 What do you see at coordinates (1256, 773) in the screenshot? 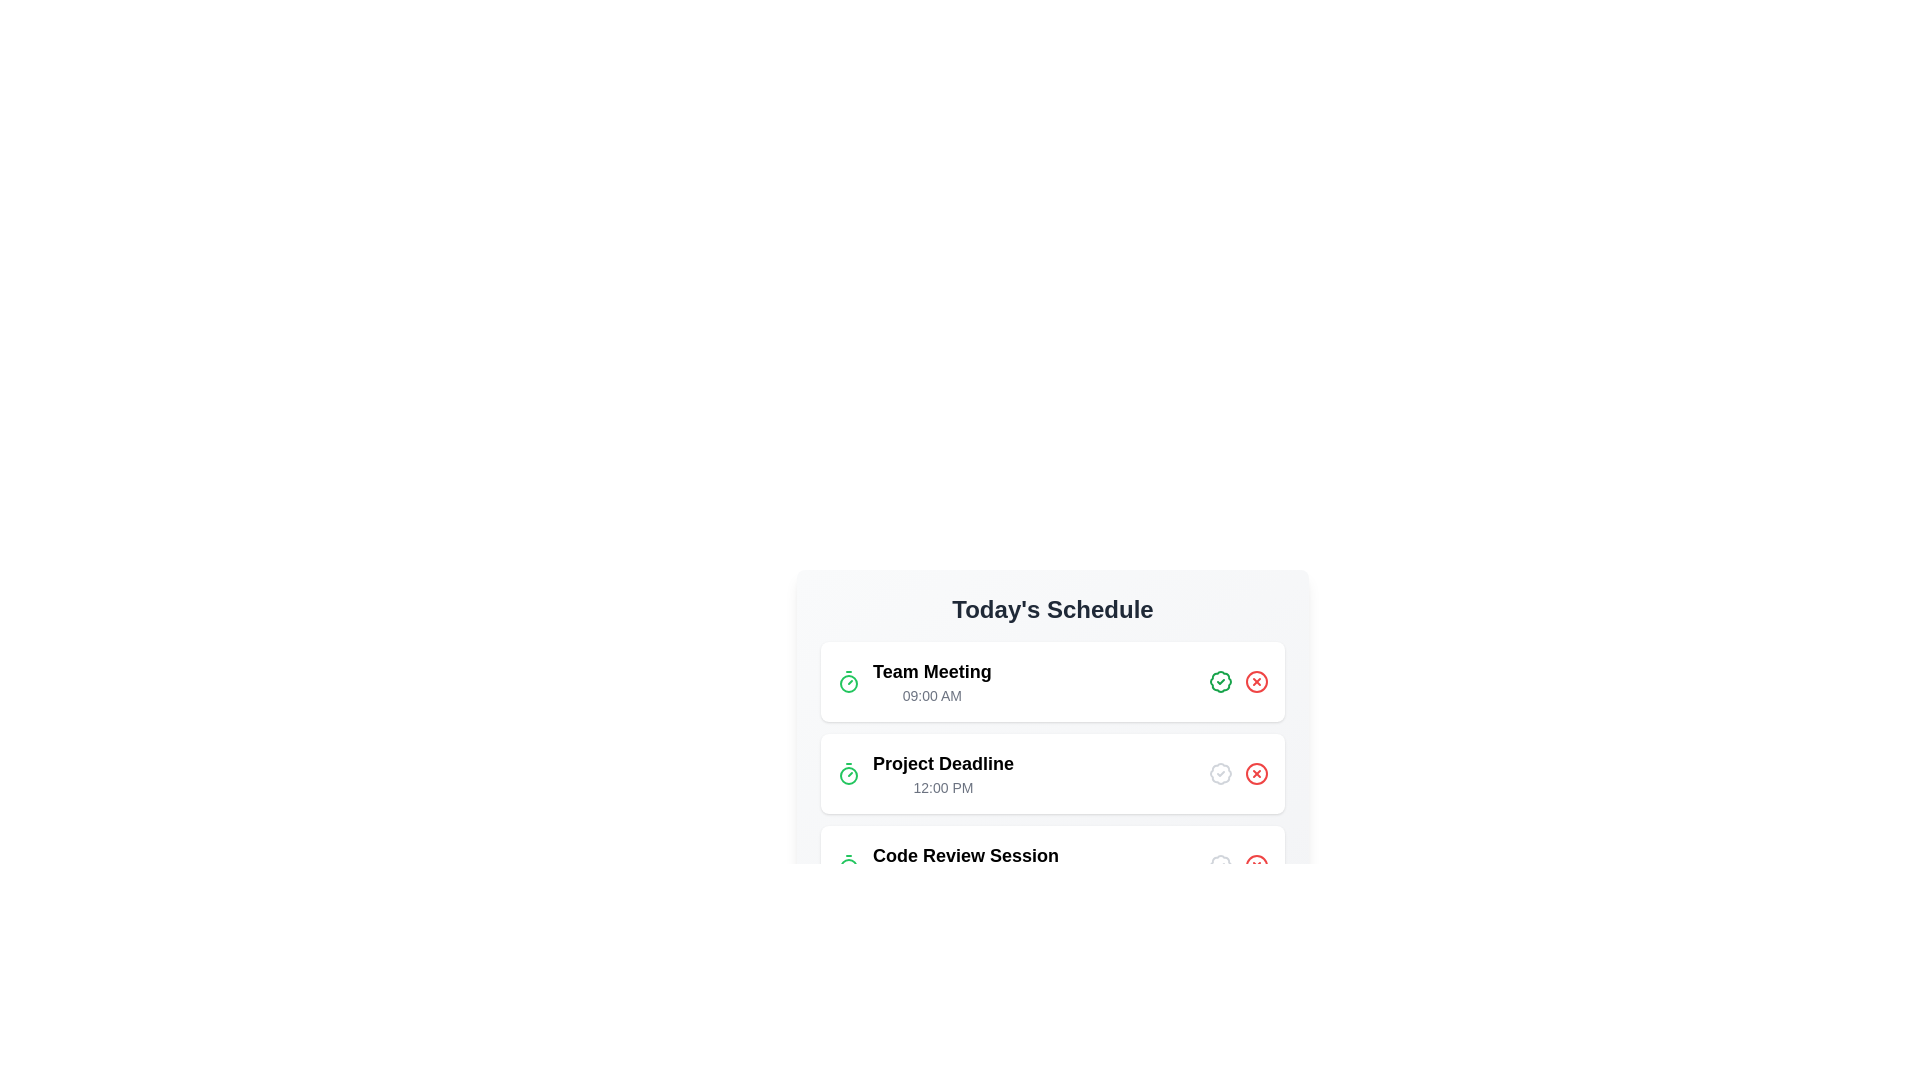
I see `the red cross icon corresponding to the task 'Project Deadline' to remove it` at bounding box center [1256, 773].